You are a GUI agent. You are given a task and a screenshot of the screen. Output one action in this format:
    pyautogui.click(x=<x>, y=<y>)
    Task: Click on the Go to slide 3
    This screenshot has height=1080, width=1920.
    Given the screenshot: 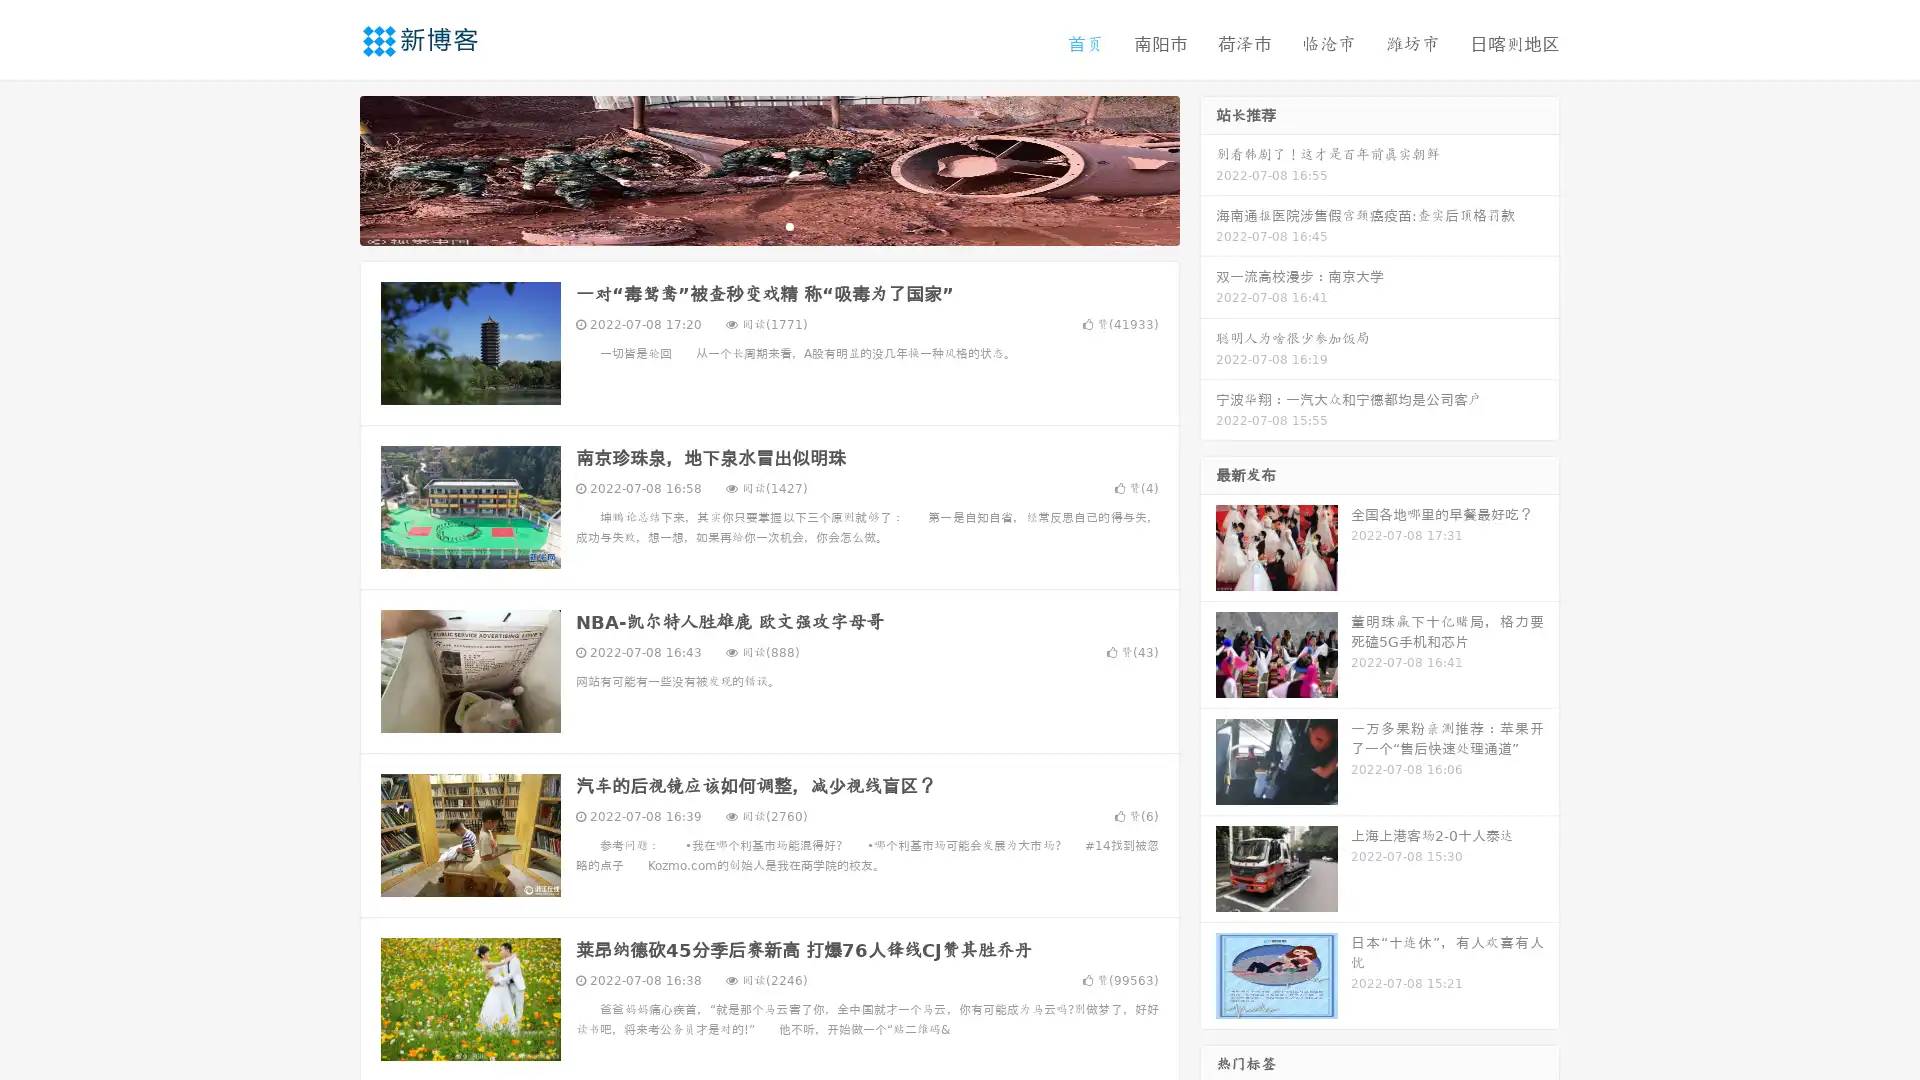 What is the action you would take?
    pyautogui.click(x=789, y=225)
    